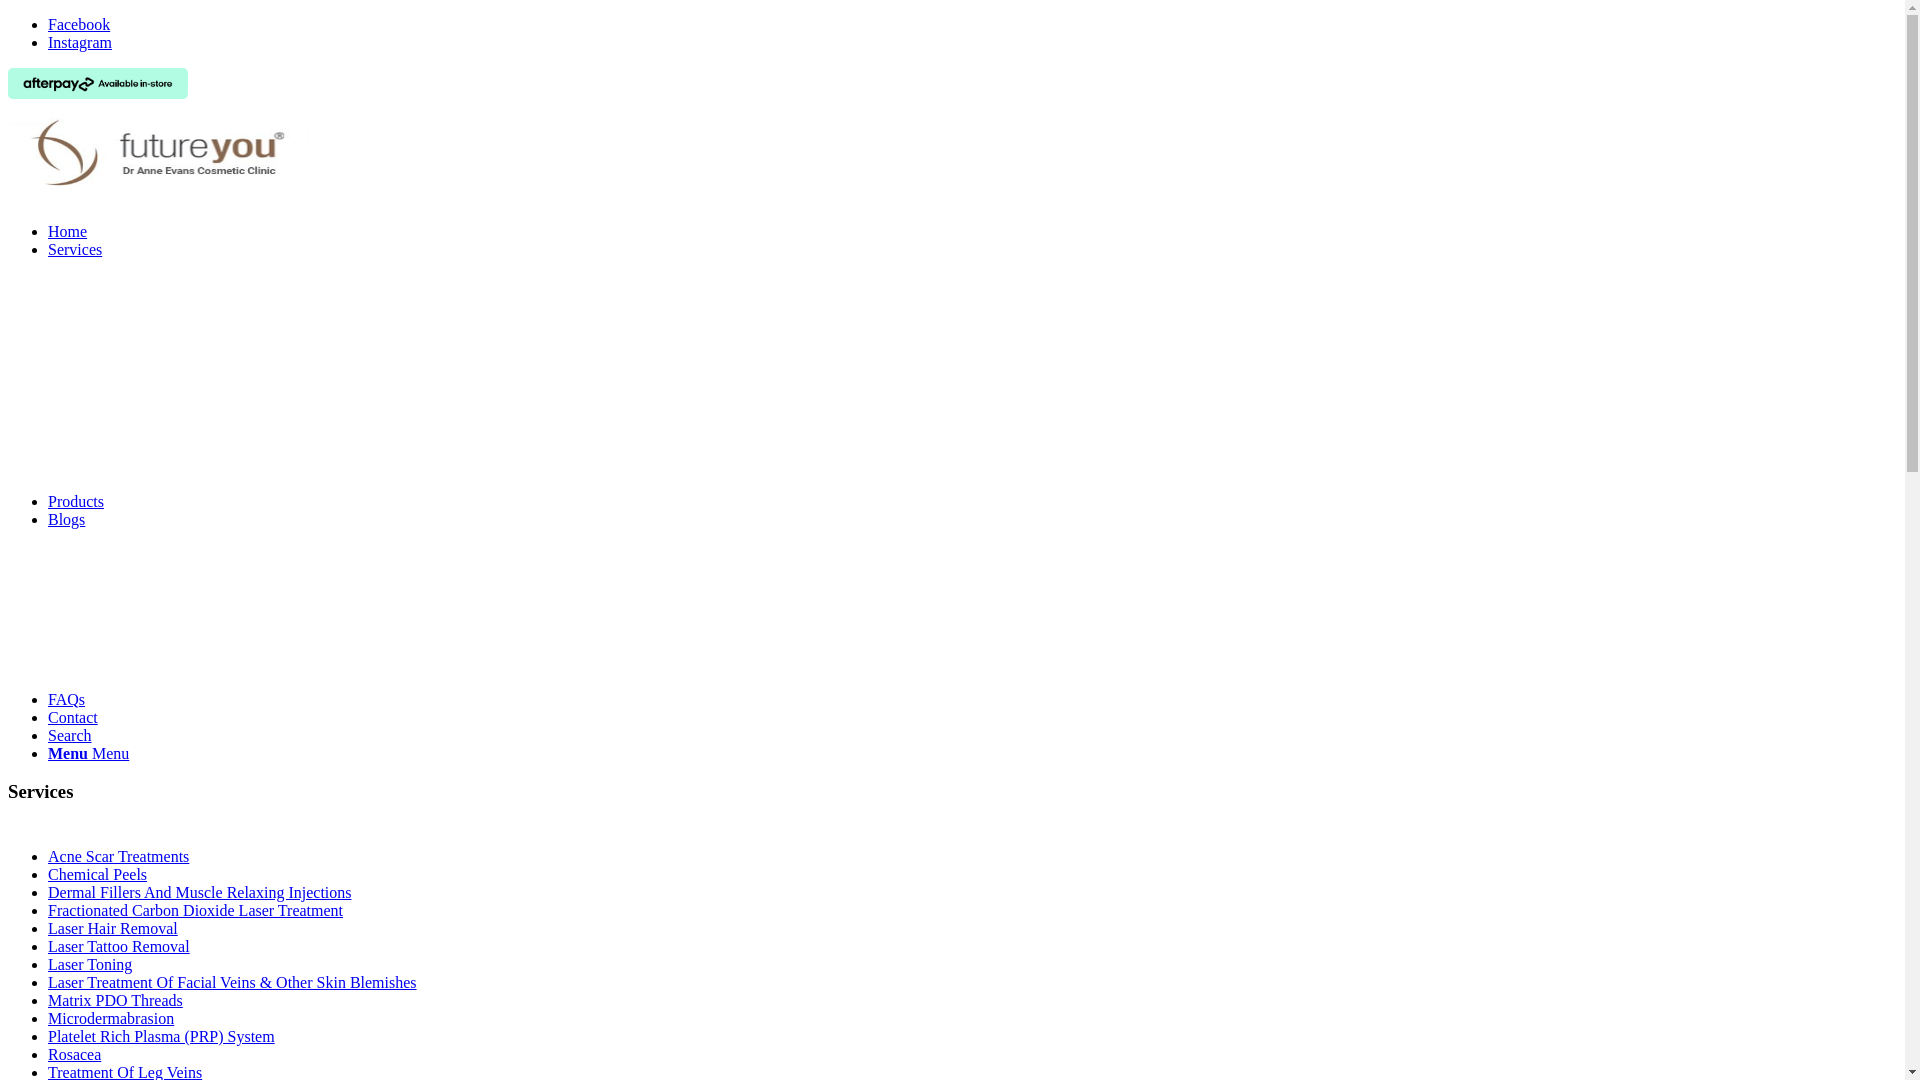 Image resolution: width=1920 pixels, height=1080 pixels. Describe the element at coordinates (87, 753) in the screenshot. I see `'Menu Menu'` at that location.